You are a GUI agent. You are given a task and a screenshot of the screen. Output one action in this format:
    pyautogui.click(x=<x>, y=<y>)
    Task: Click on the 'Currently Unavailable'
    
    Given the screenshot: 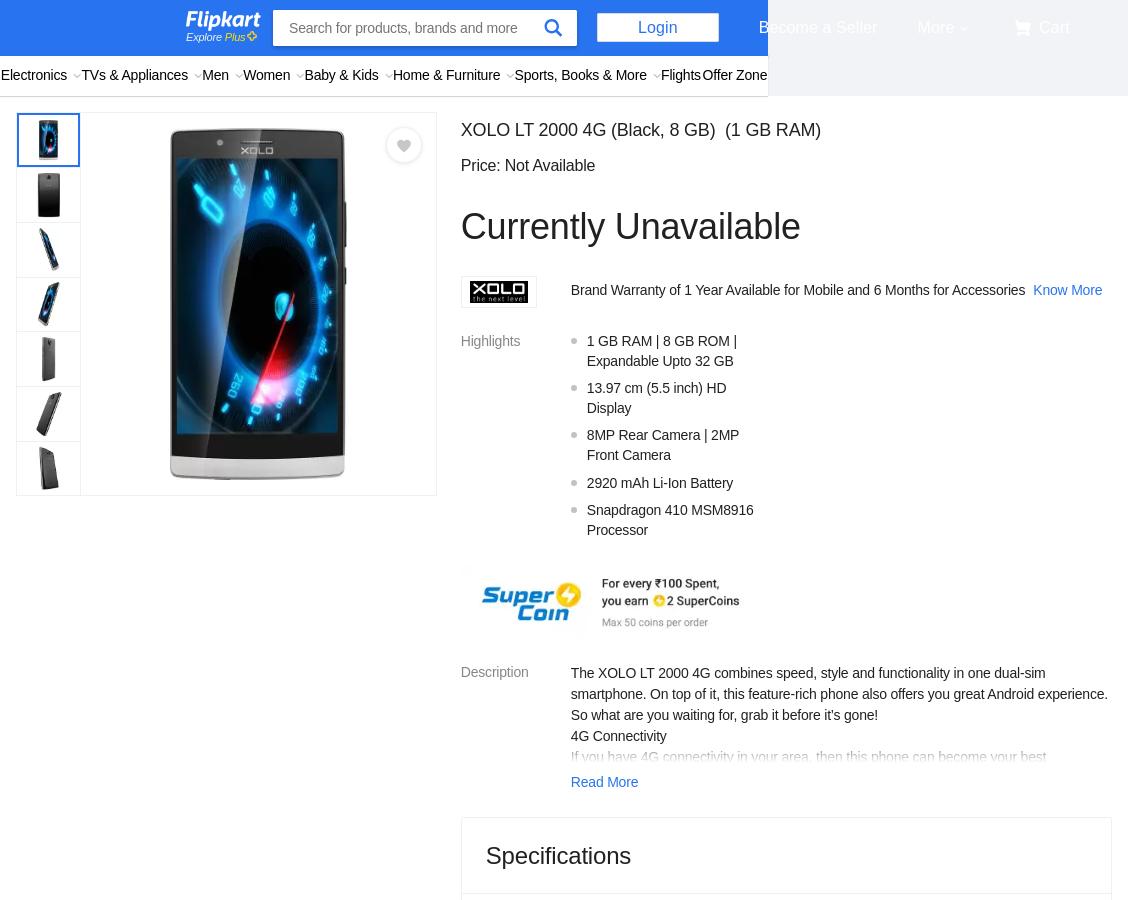 What is the action you would take?
    pyautogui.click(x=628, y=225)
    